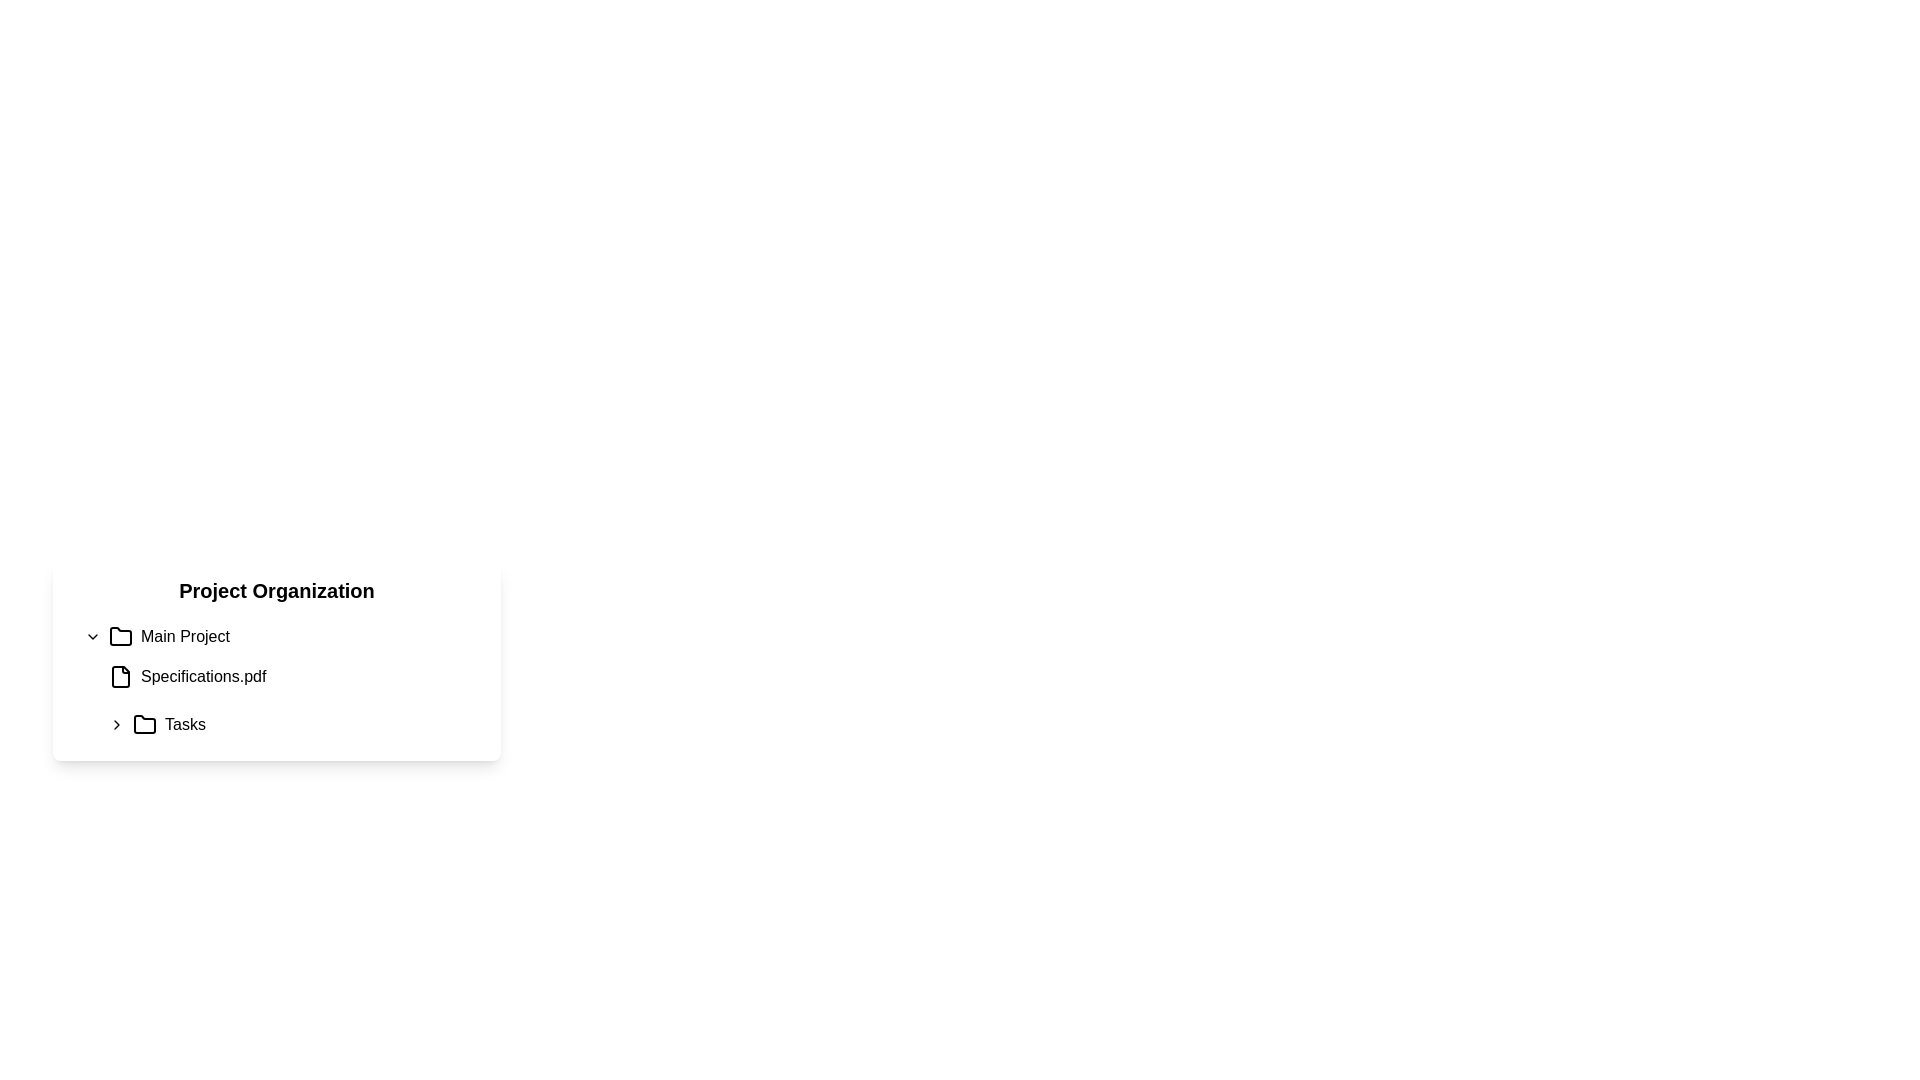 This screenshot has width=1920, height=1080. What do you see at coordinates (143, 725) in the screenshot?
I see `the folder icon that represents the 'Tasks' item, located between the chevron icon and the text 'Tasks'` at bounding box center [143, 725].